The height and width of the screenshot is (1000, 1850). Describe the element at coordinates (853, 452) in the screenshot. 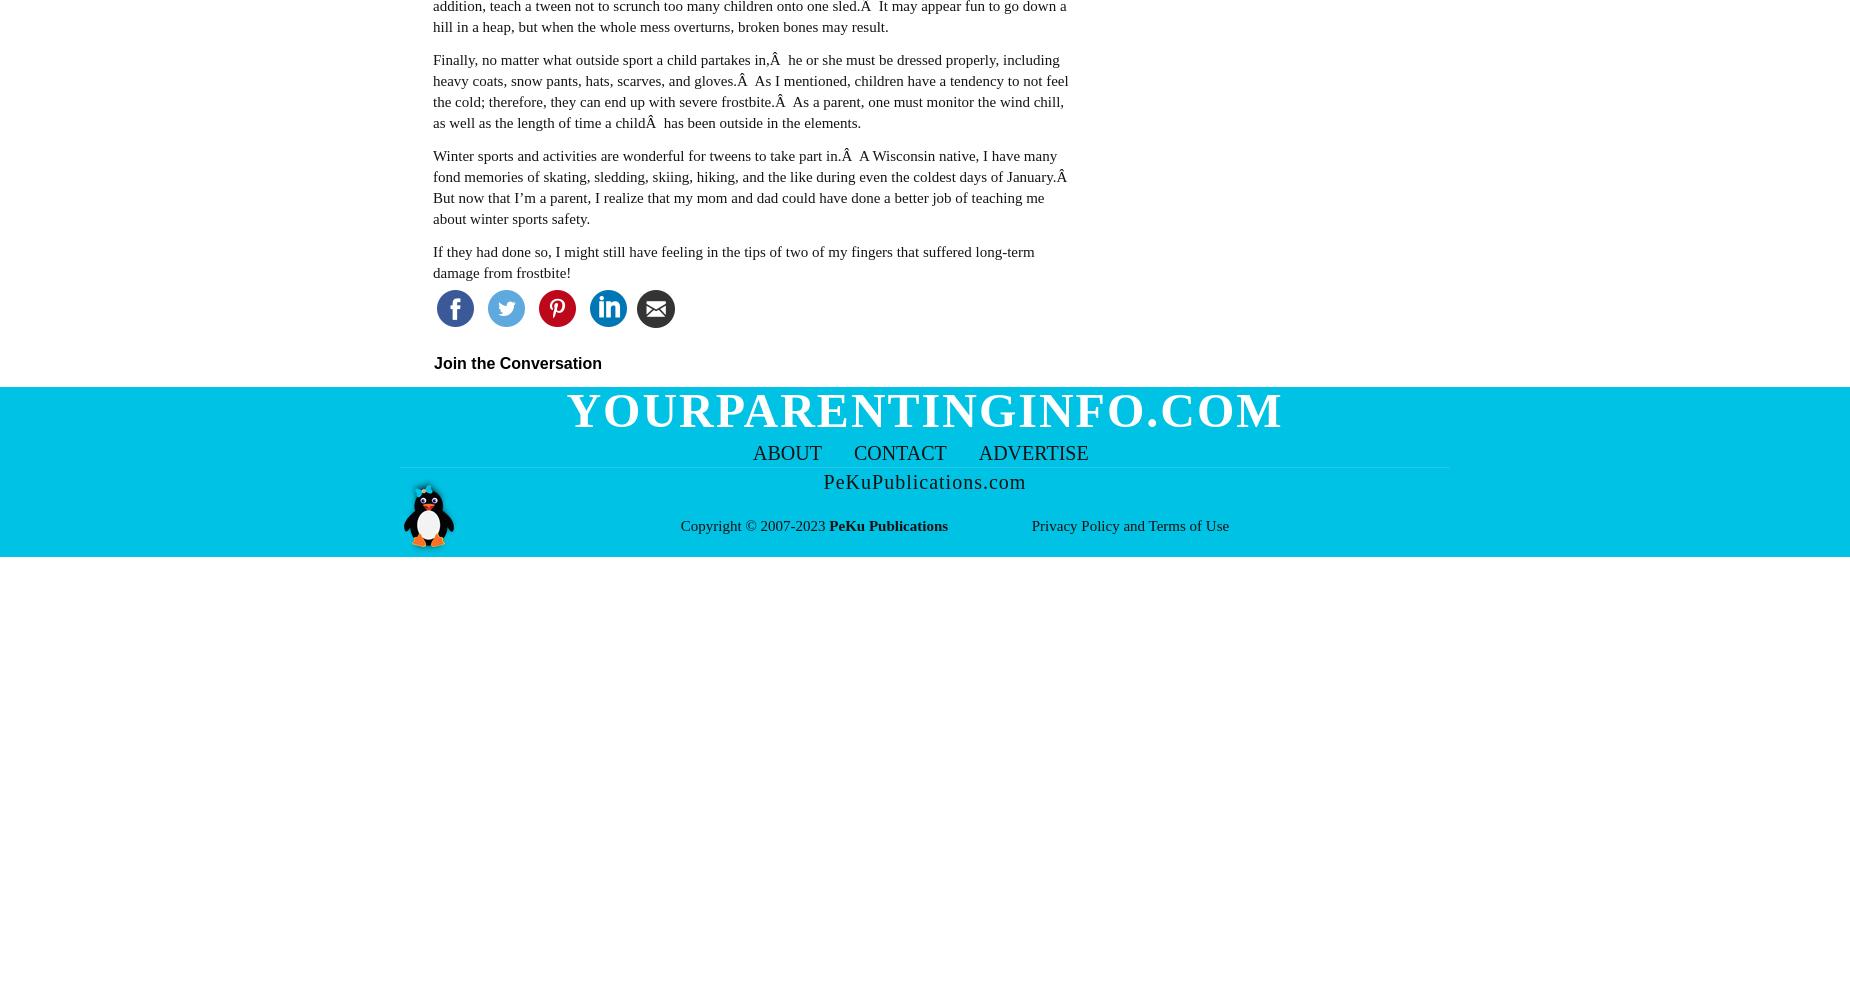

I see `'Contact'` at that location.